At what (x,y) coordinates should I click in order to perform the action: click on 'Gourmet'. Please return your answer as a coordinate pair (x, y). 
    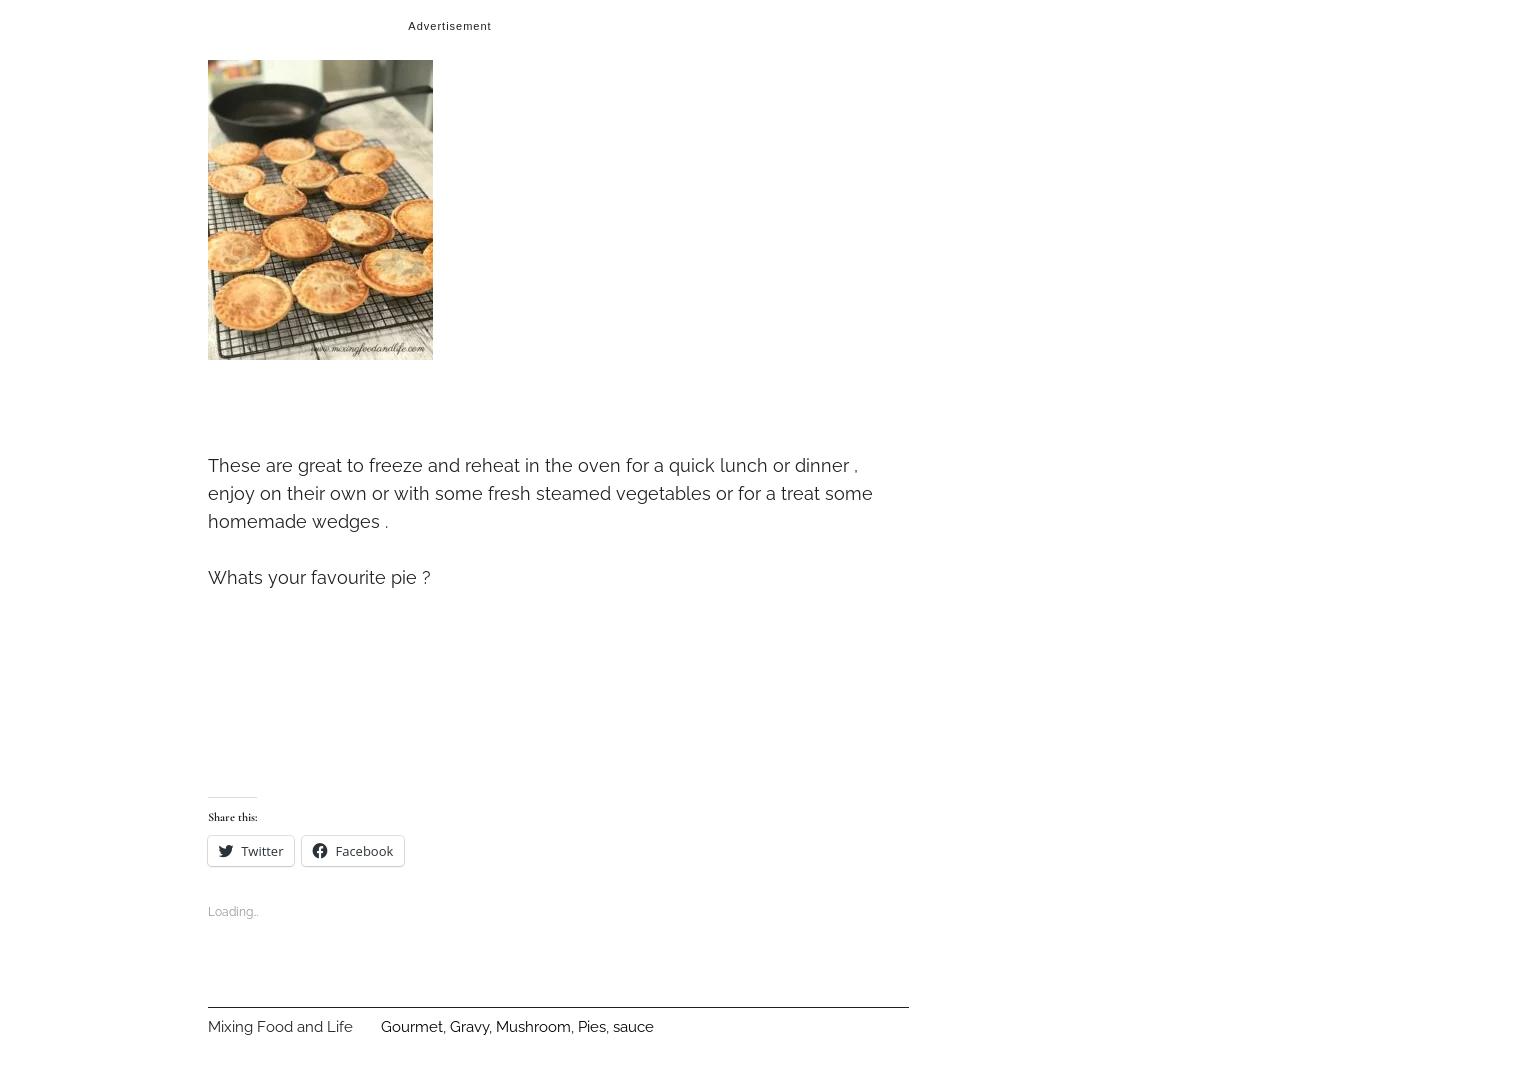
    Looking at the image, I should click on (411, 1024).